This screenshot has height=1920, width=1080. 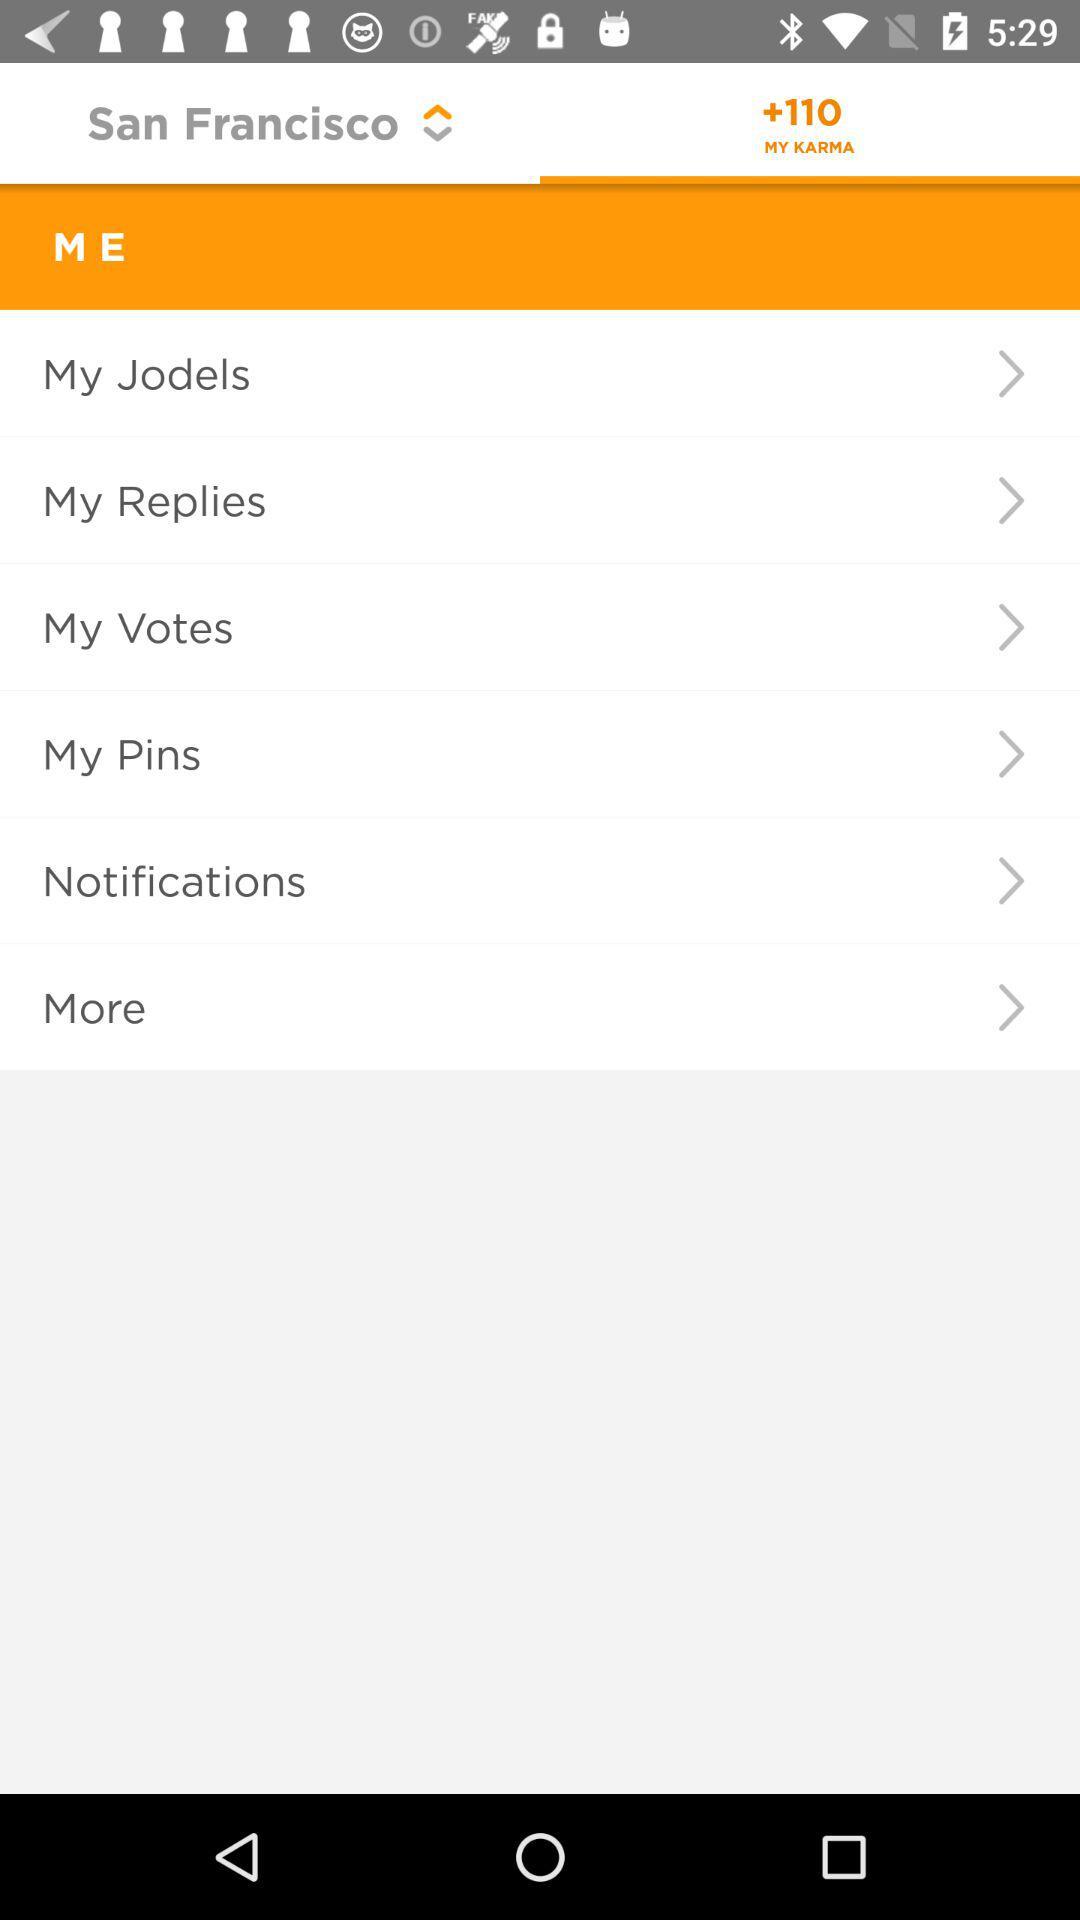 I want to click on icon below the notifications icon, so click(x=1011, y=1007).